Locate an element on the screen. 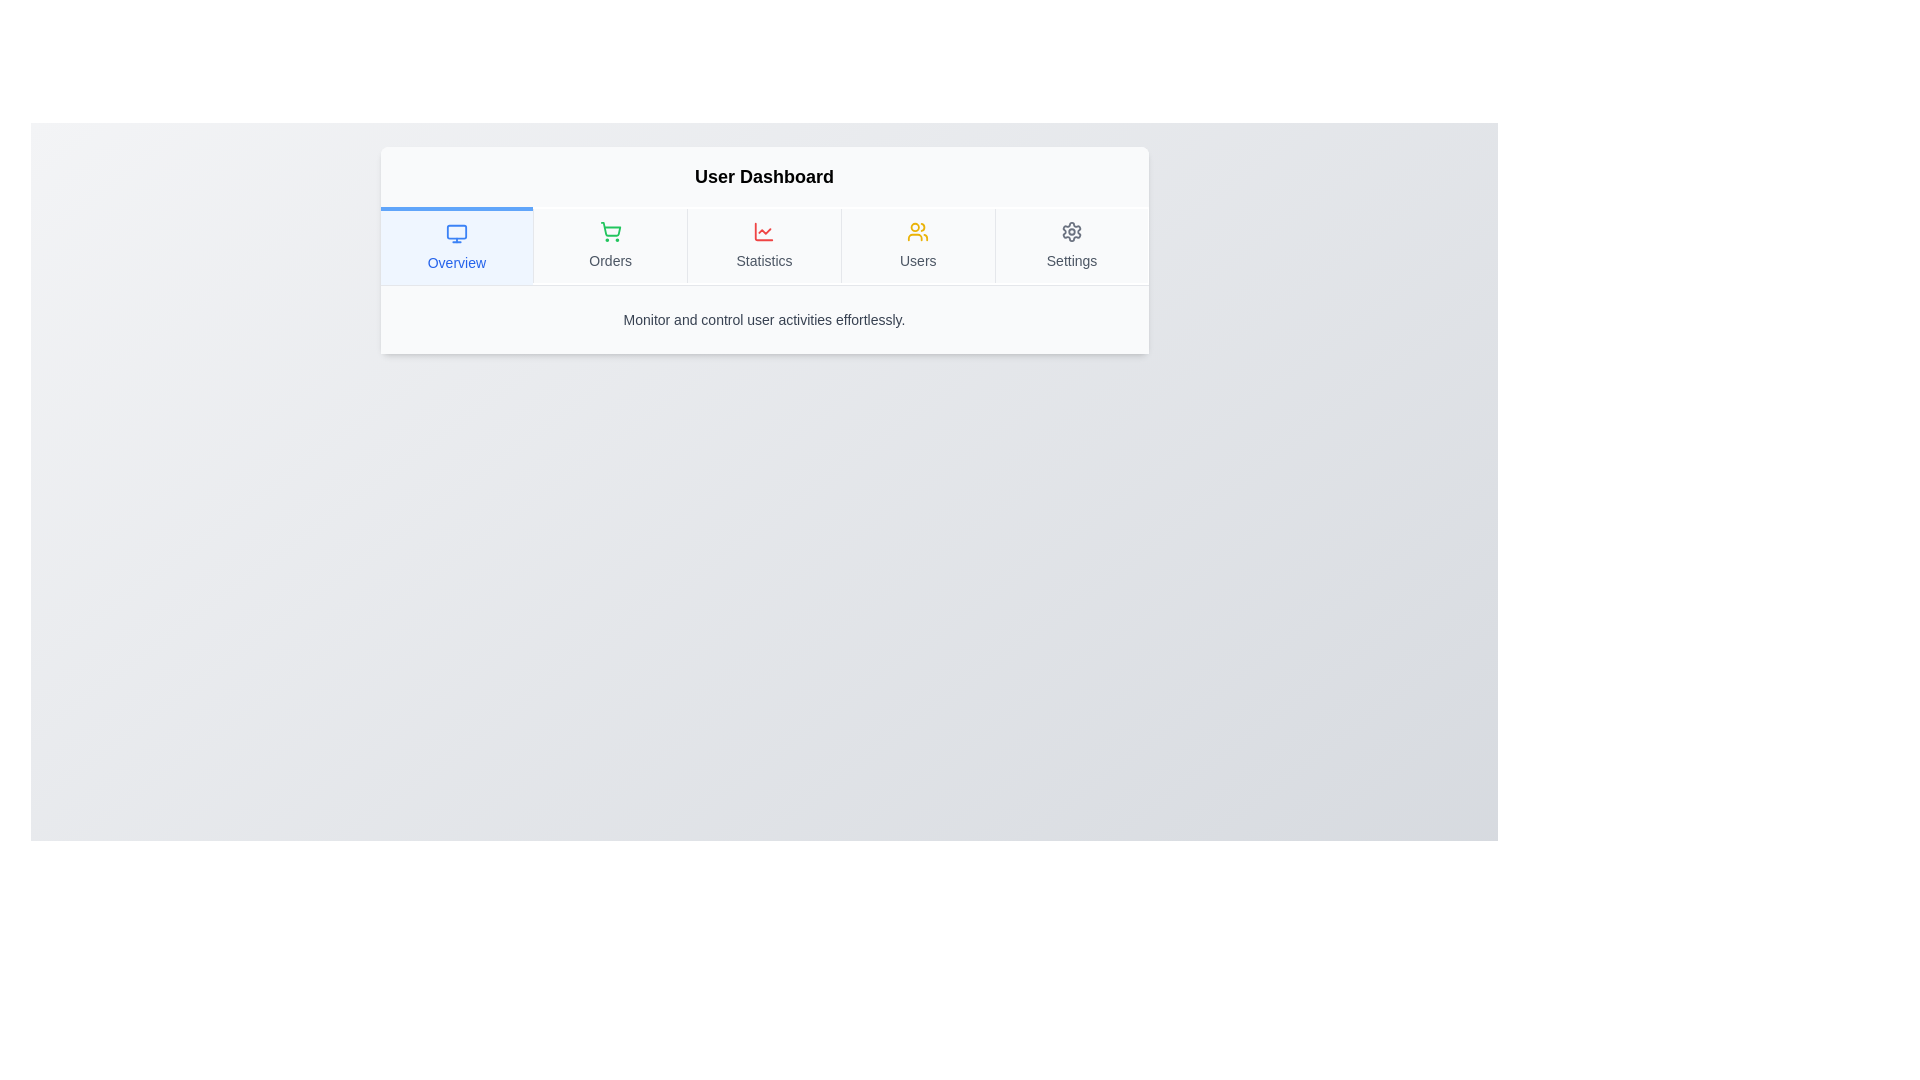  the third navigation button, located between the 'Orders' button and the 'Users' button is located at coordinates (762, 245).